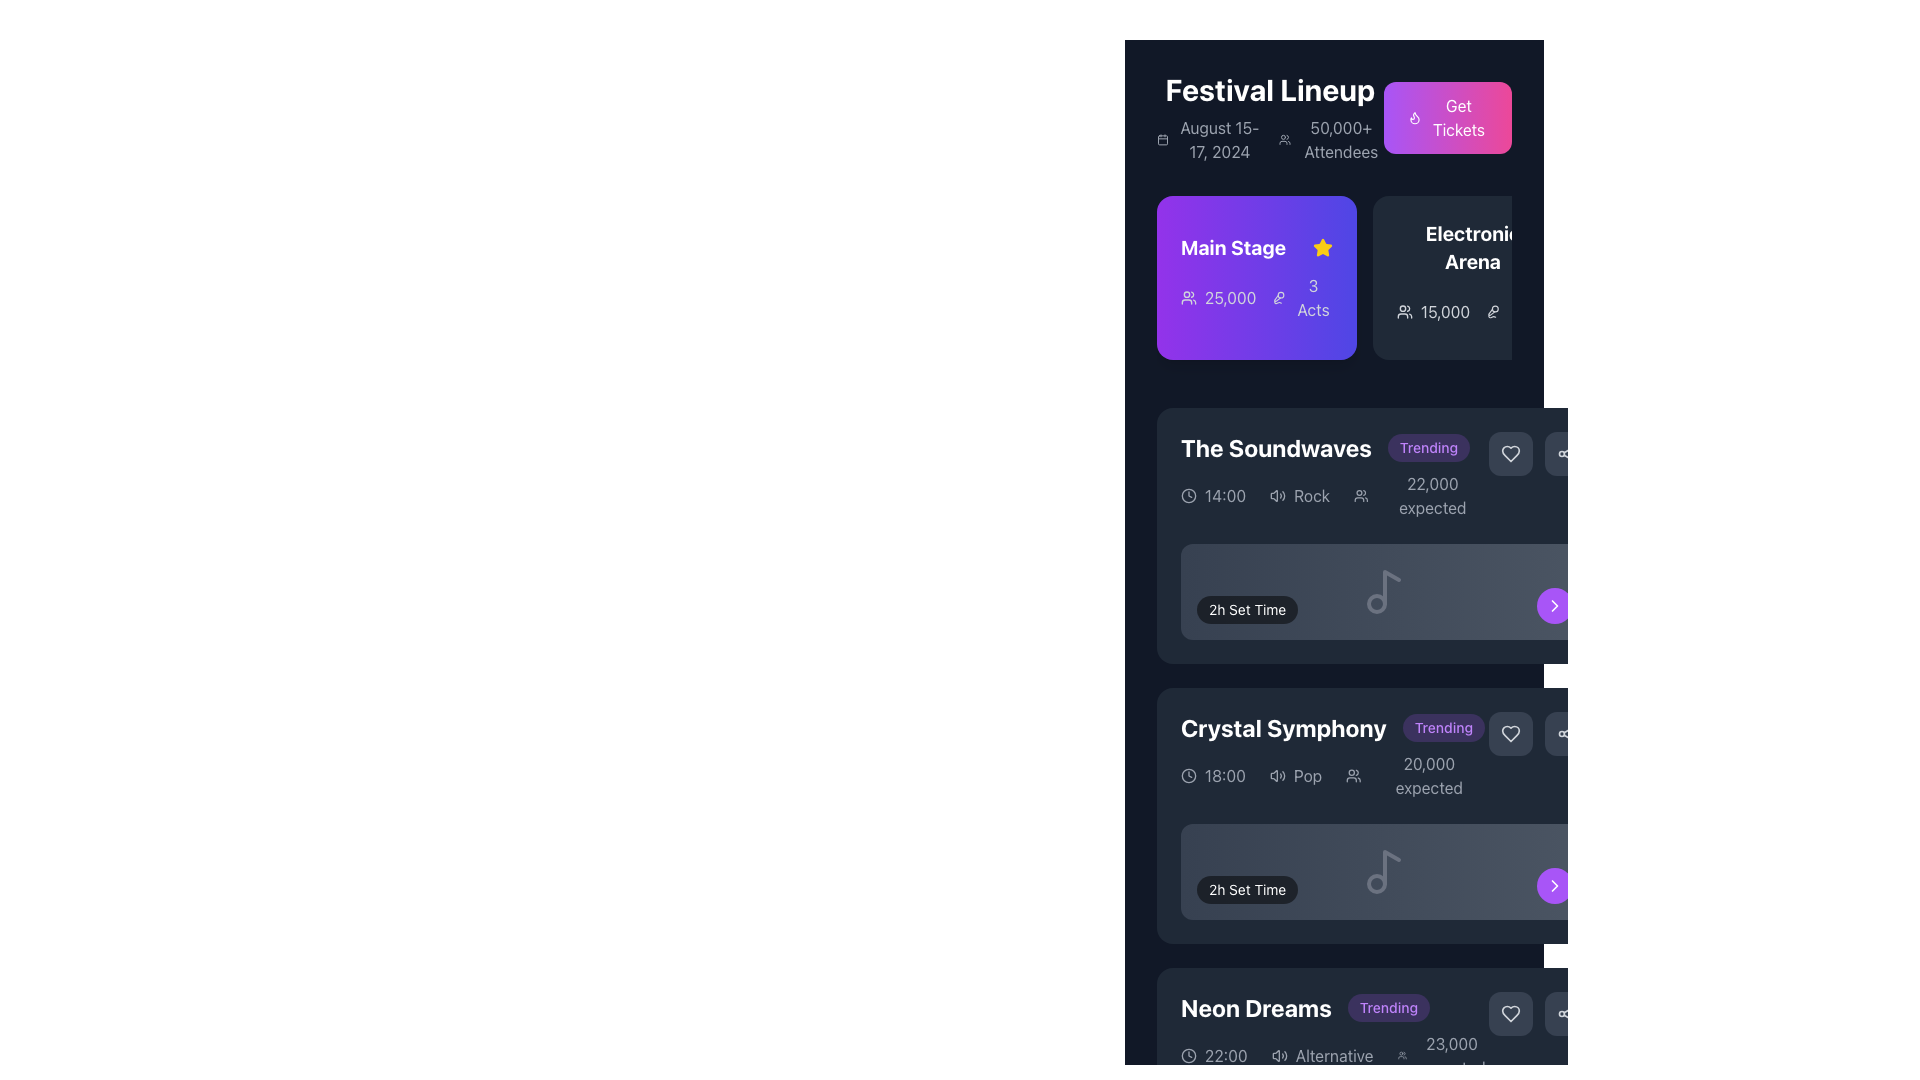 The width and height of the screenshot is (1920, 1080). What do you see at coordinates (1353, 774) in the screenshot?
I see `the user icon located in the 'Crystal Symphony' section, adjacent to the expected audience count of '20,000 expected', for accessibility purposes` at bounding box center [1353, 774].